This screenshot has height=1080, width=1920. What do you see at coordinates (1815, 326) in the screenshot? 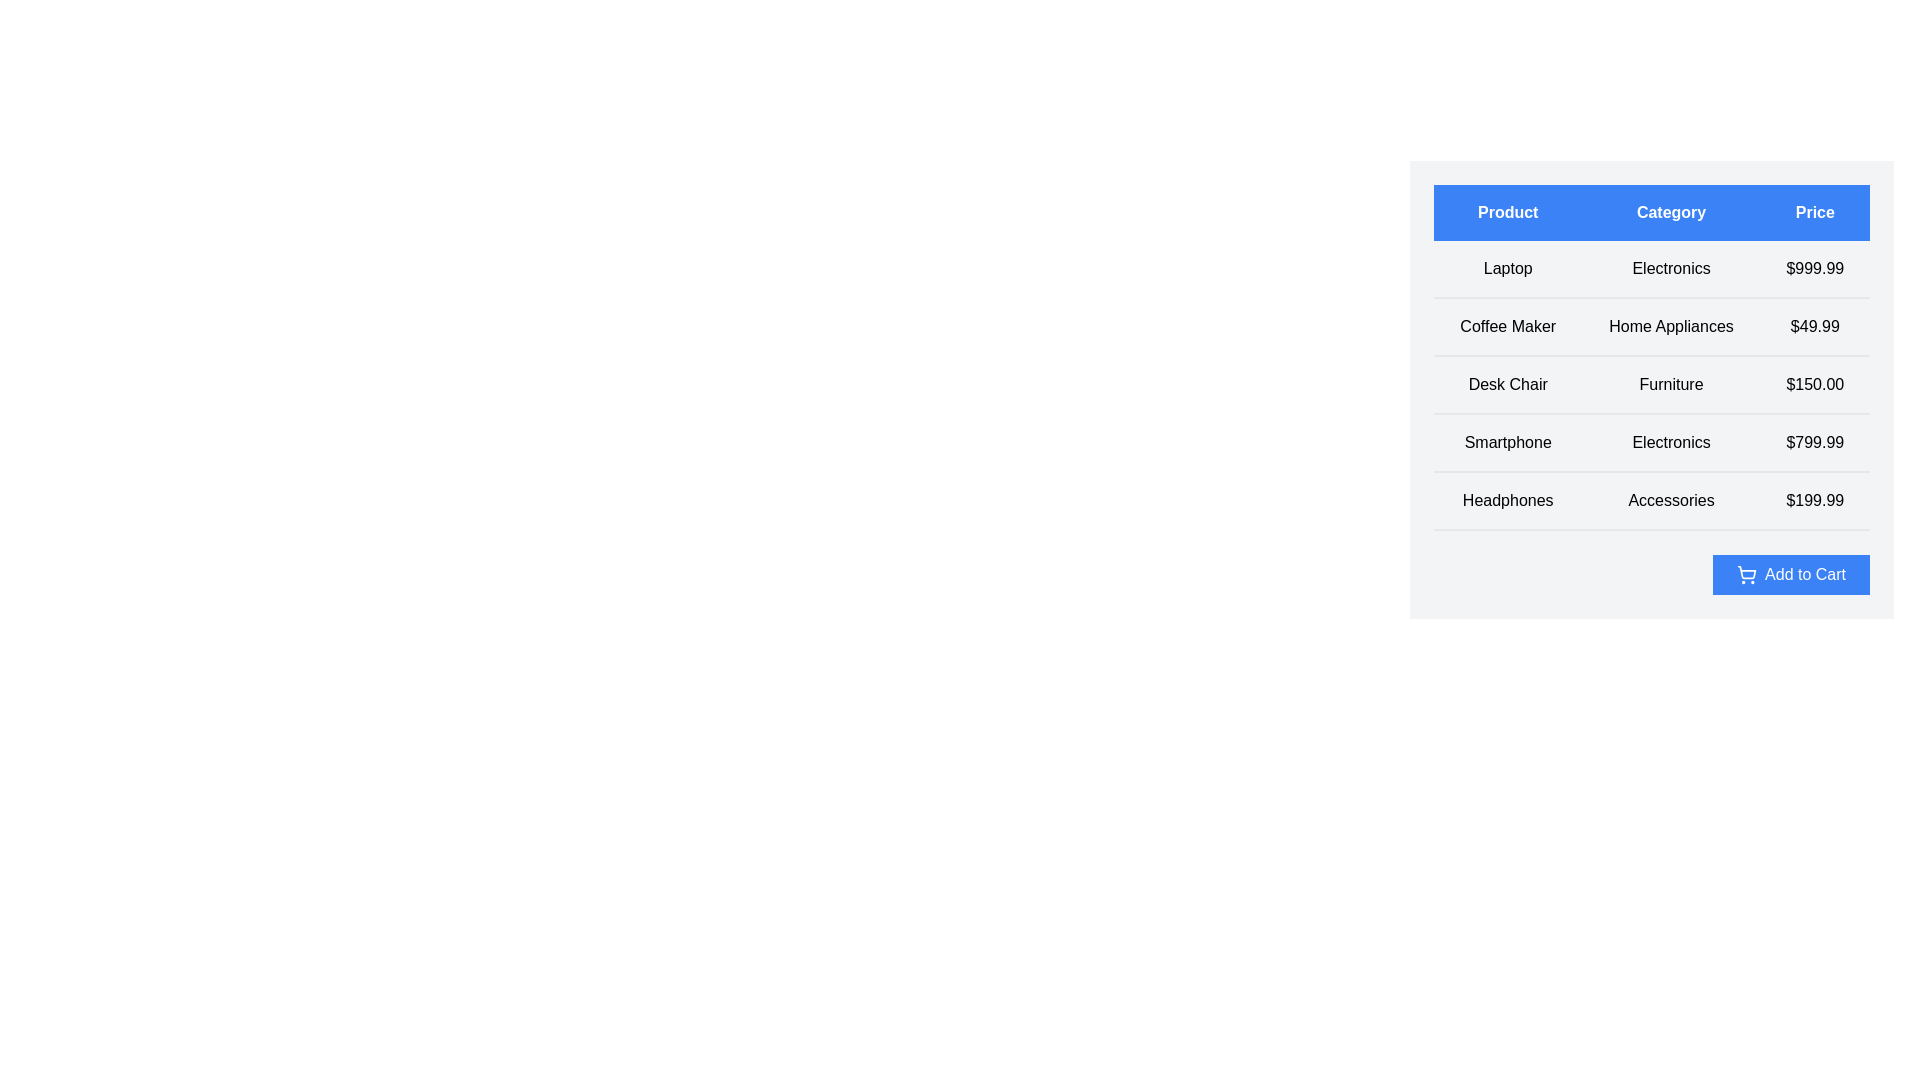
I see `the text label displaying the price '$49.99' in the 'Price' column of the table for the 'Coffee Maker' product` at bounding box center [1815, 326].